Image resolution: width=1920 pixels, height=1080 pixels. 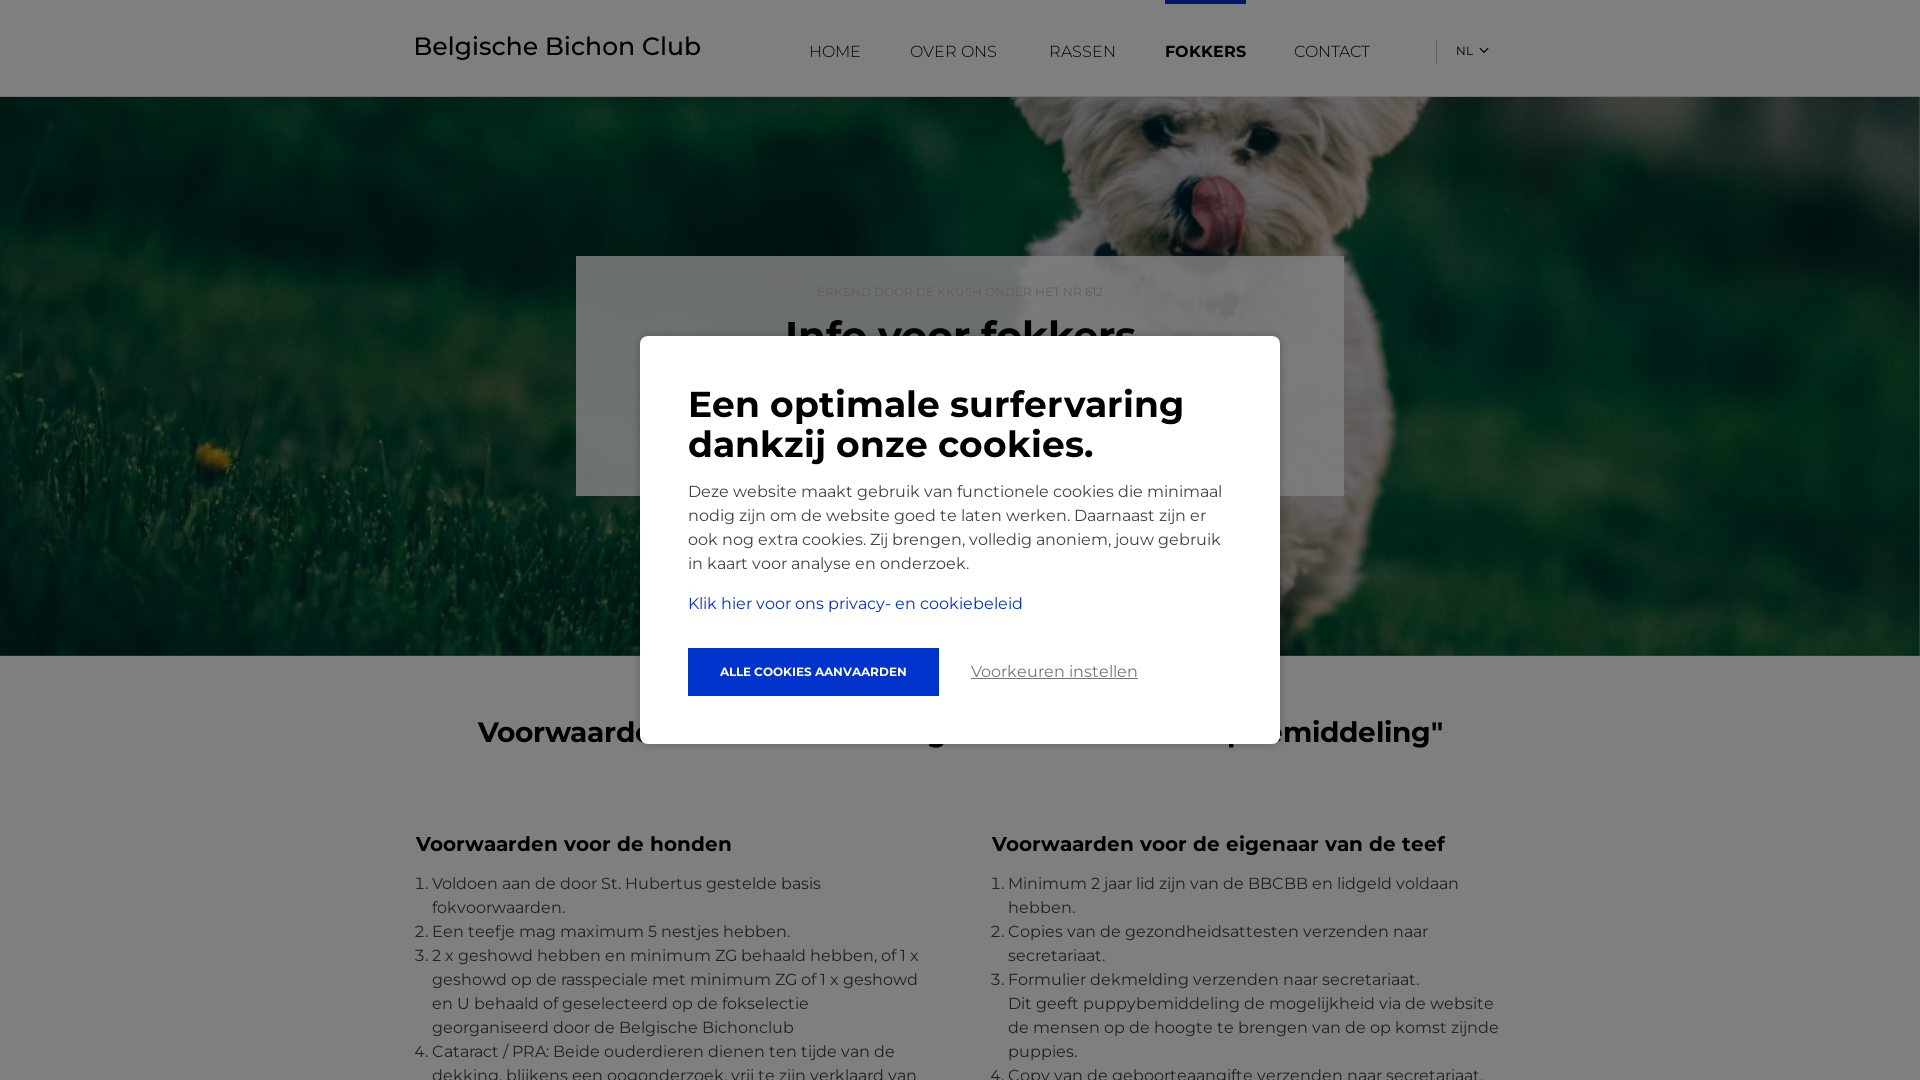 I want to click on 'RASSEN', so click(x=1048, y=50).